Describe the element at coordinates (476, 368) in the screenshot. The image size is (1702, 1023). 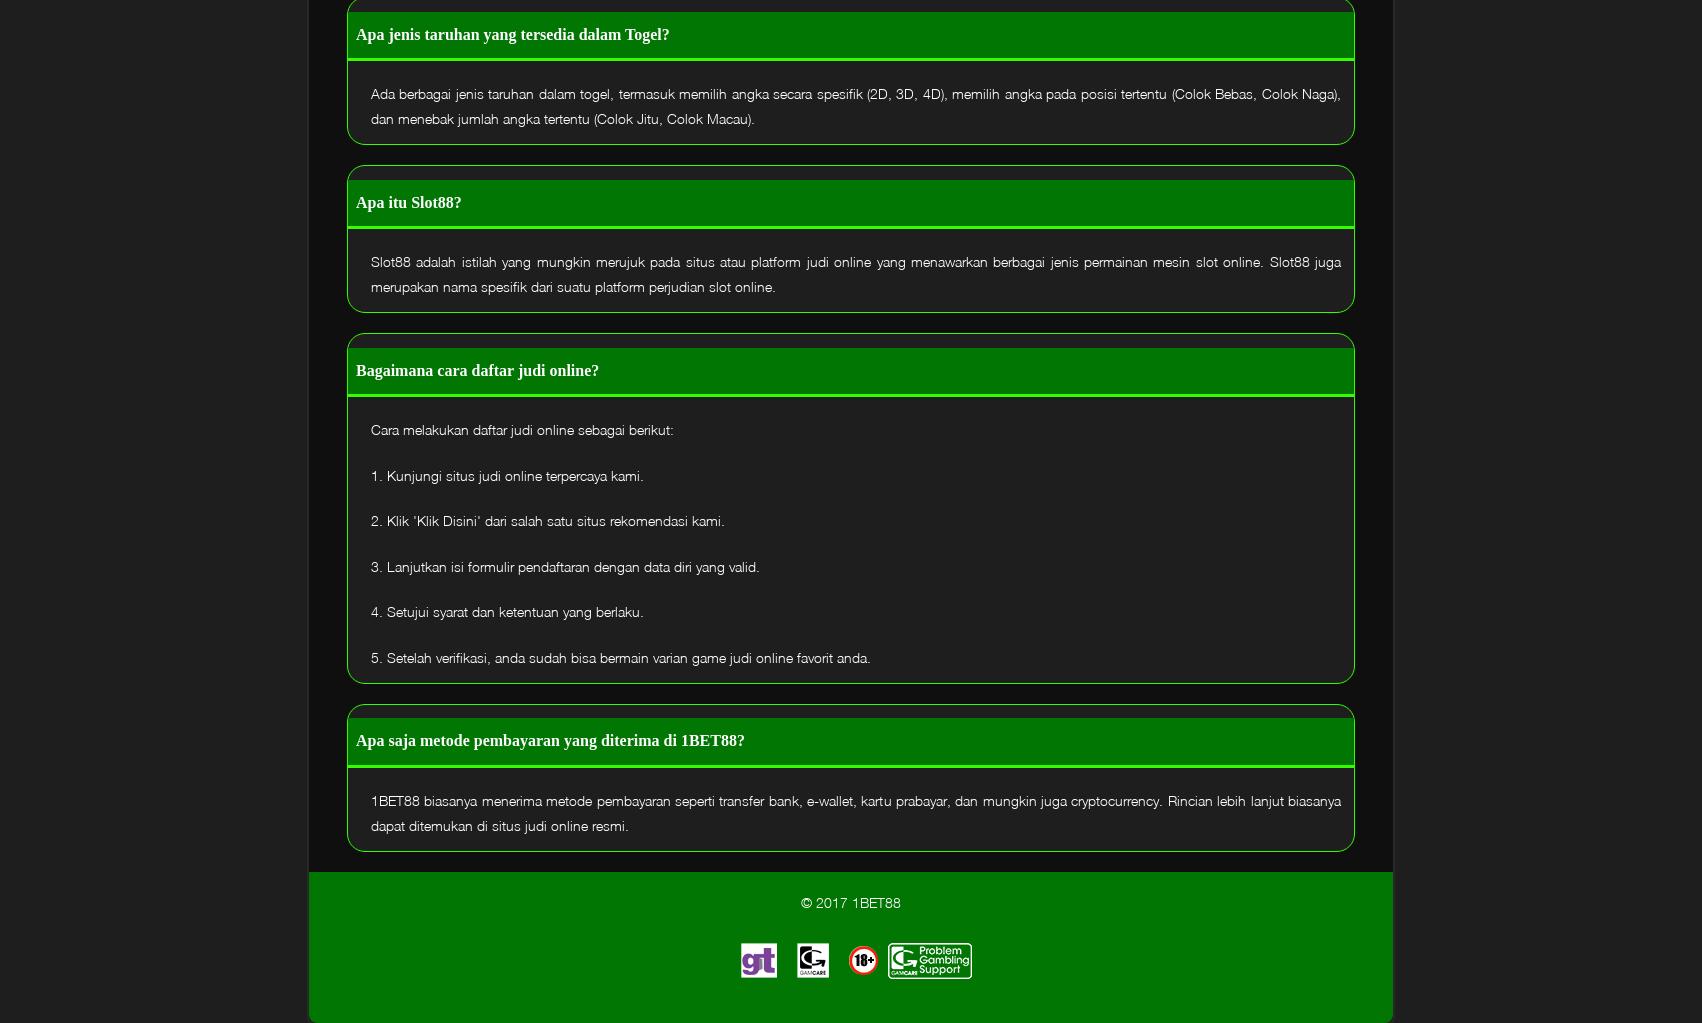
I see `'Bagaimana cara daftar judi online?'` at that location.